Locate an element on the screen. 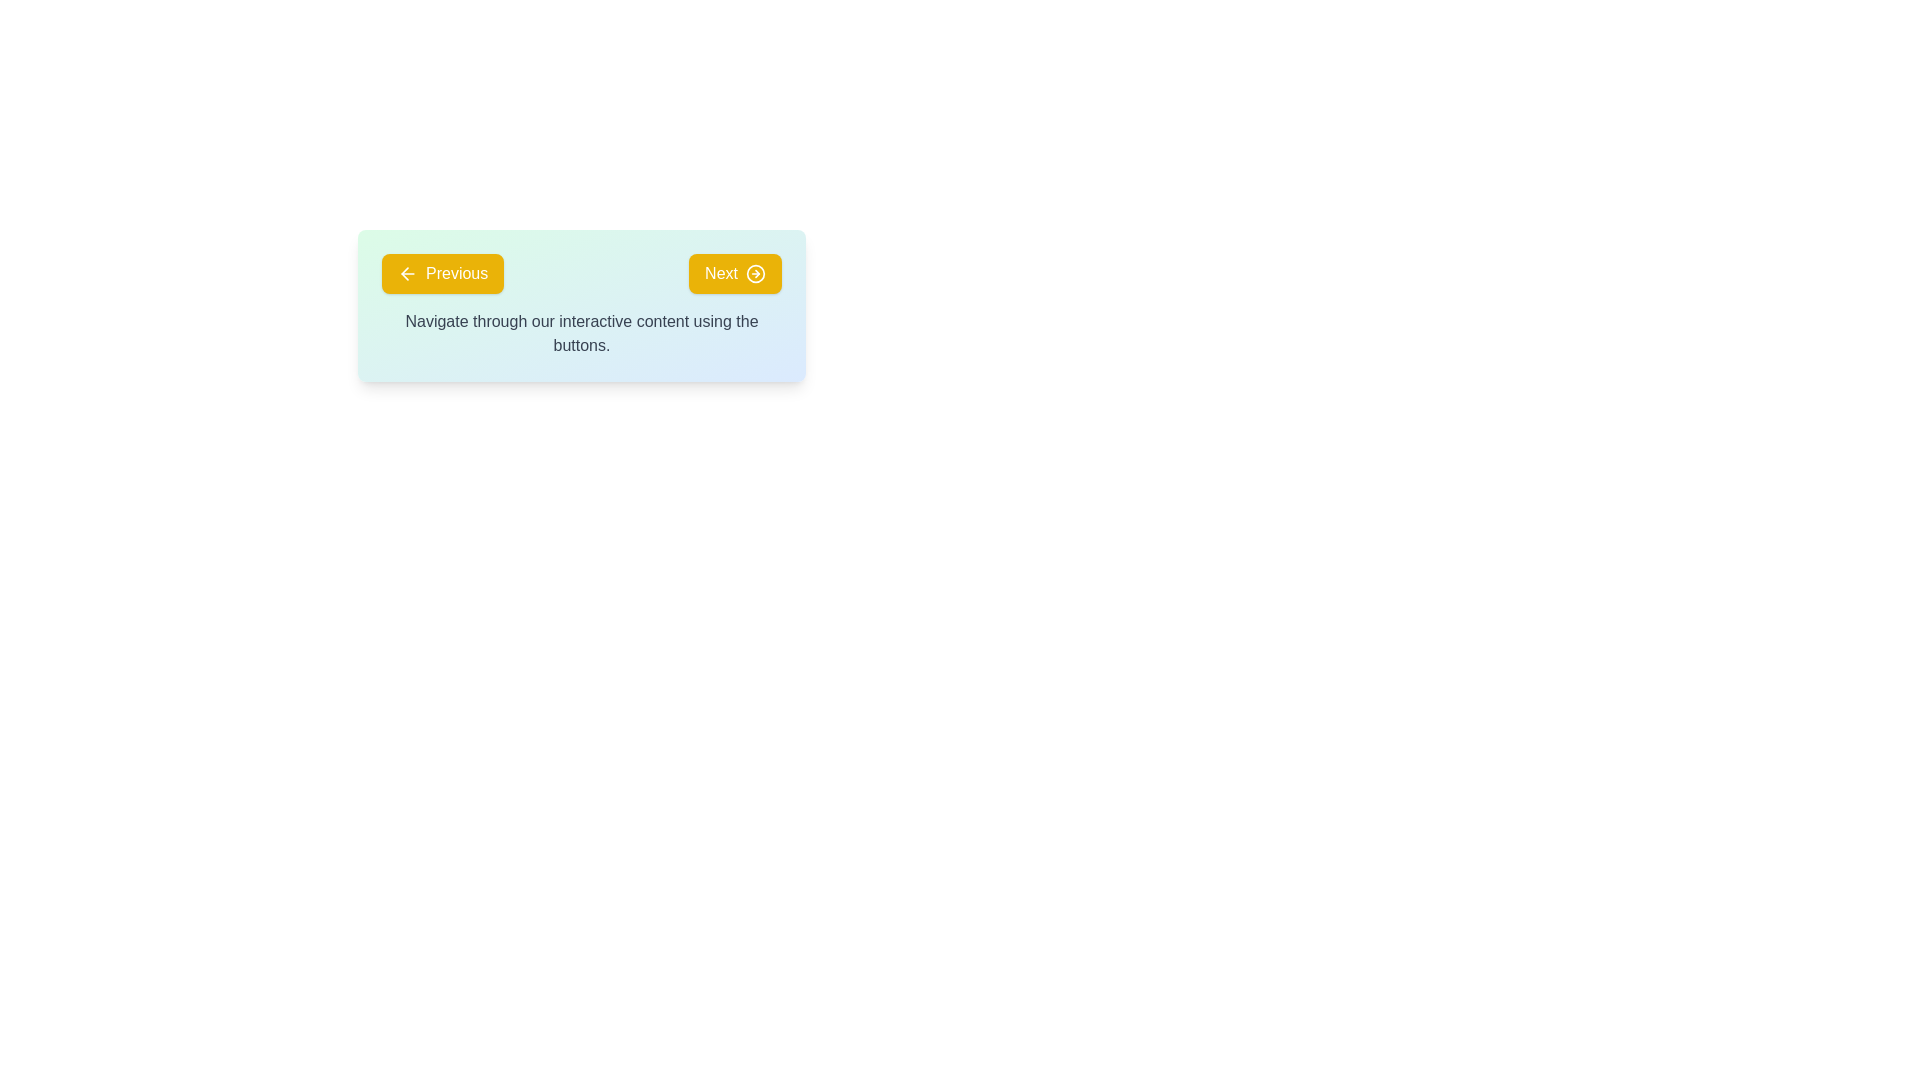 Image resolution: width=1920 pixels, height=1080 pixels. the 'Next' button, which is a horizontally rectangular button labeled with bold white font on a bright yellow background, featuring a right-pointing arrow icon is located at coordinates (734, 273).